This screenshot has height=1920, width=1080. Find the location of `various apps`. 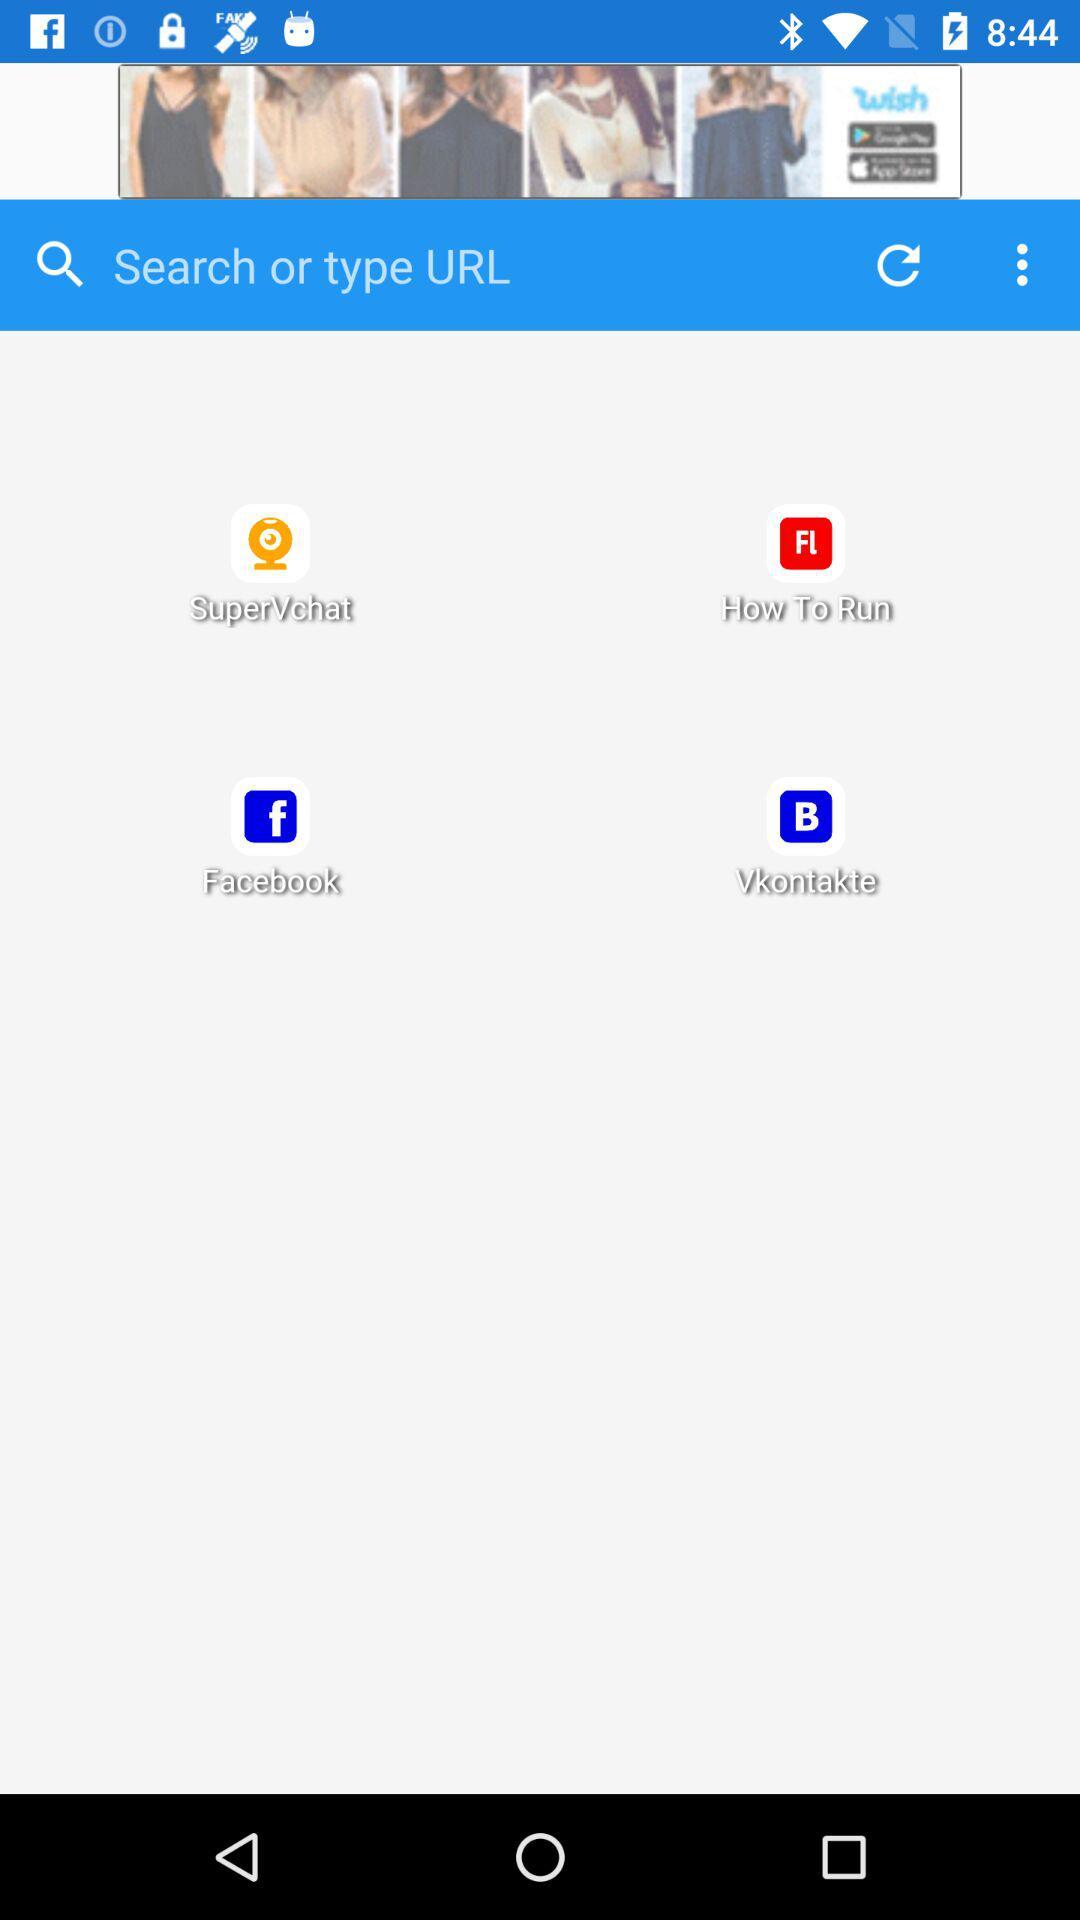

various apps is located at coordinates (540, 1061).